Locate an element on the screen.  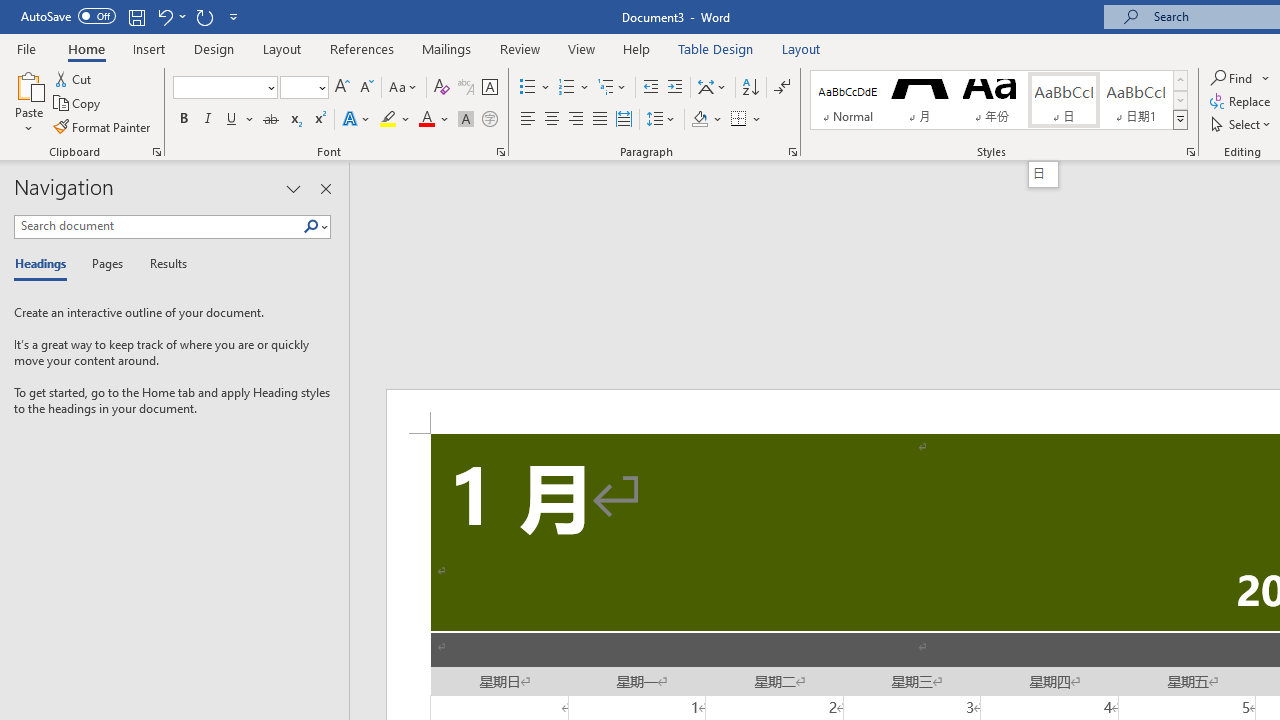
'AutomationID: QuickStylesGallery' is located at coordinates (999, 100).